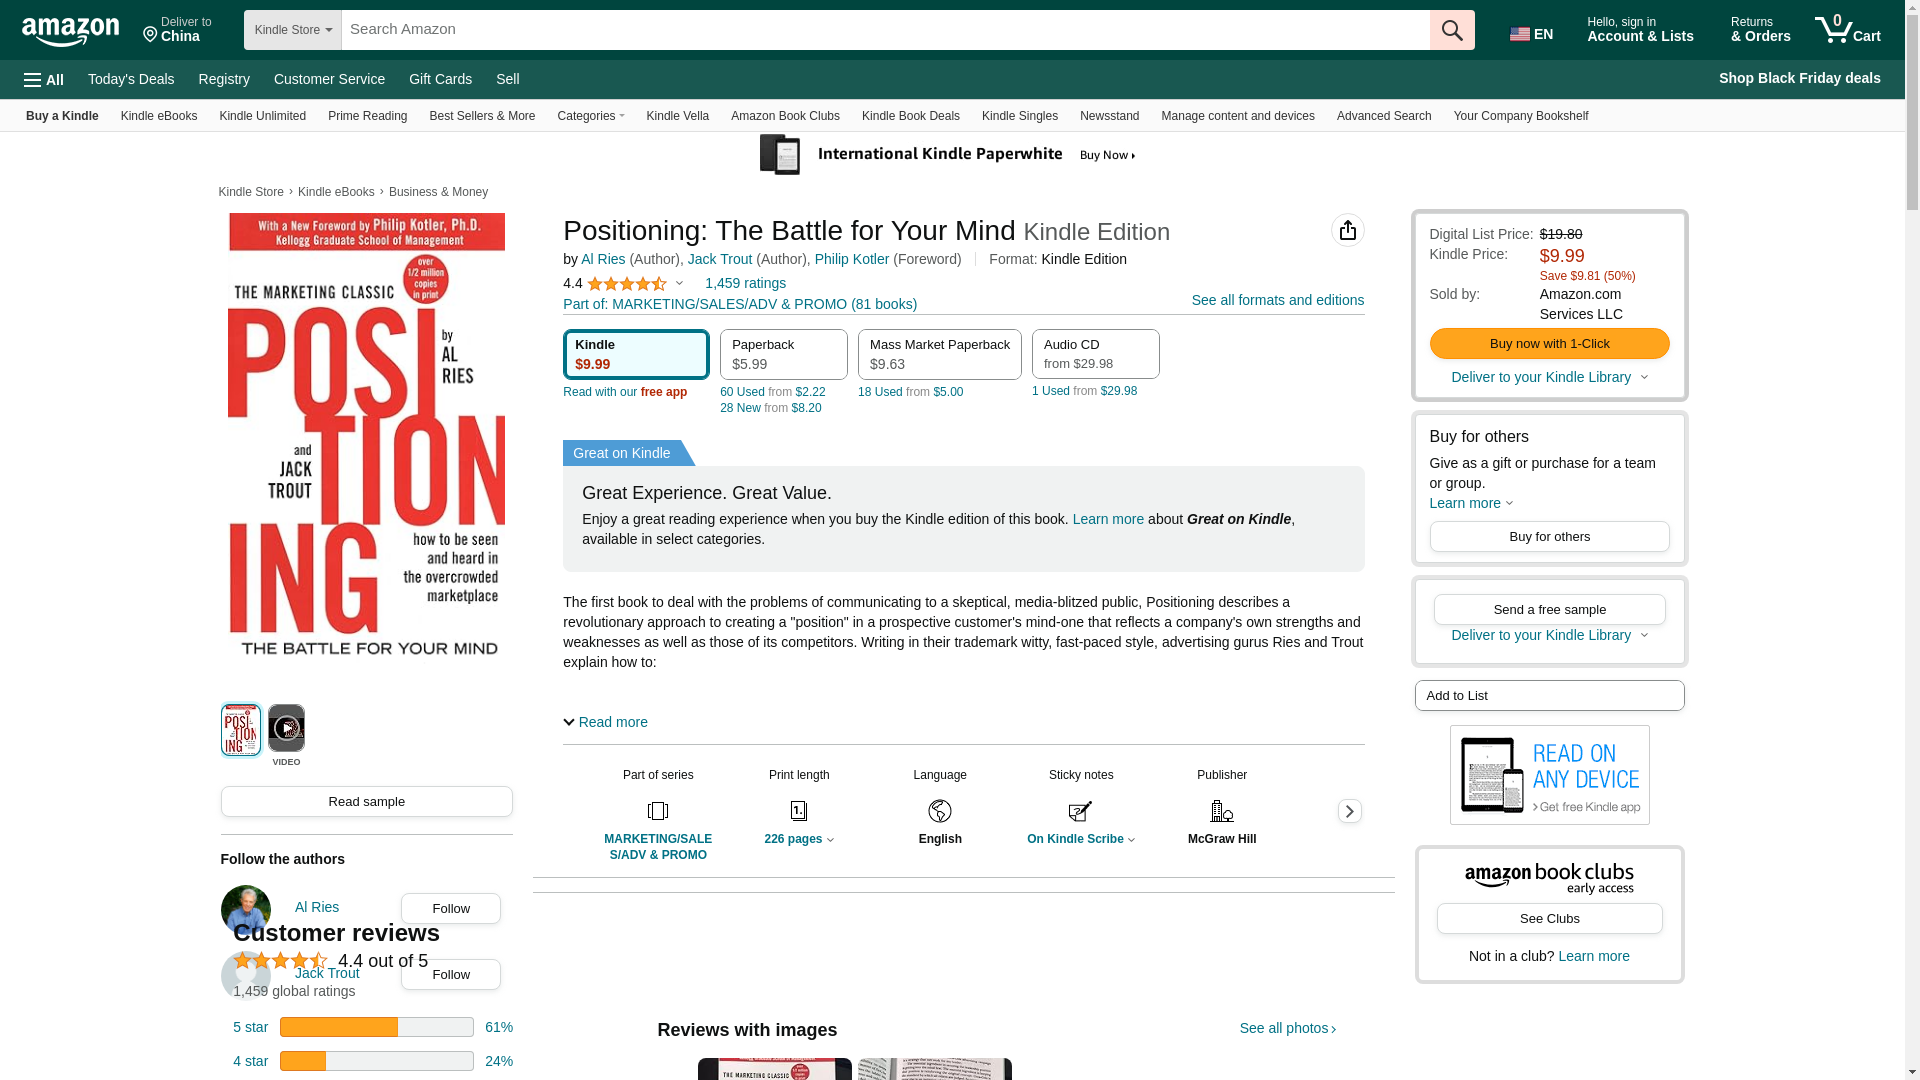 This screenshot has height=1080, width=1920. Describe the element at coordinates (1289, 1028) in the screenshot. I see `'See all photos'` at that location.